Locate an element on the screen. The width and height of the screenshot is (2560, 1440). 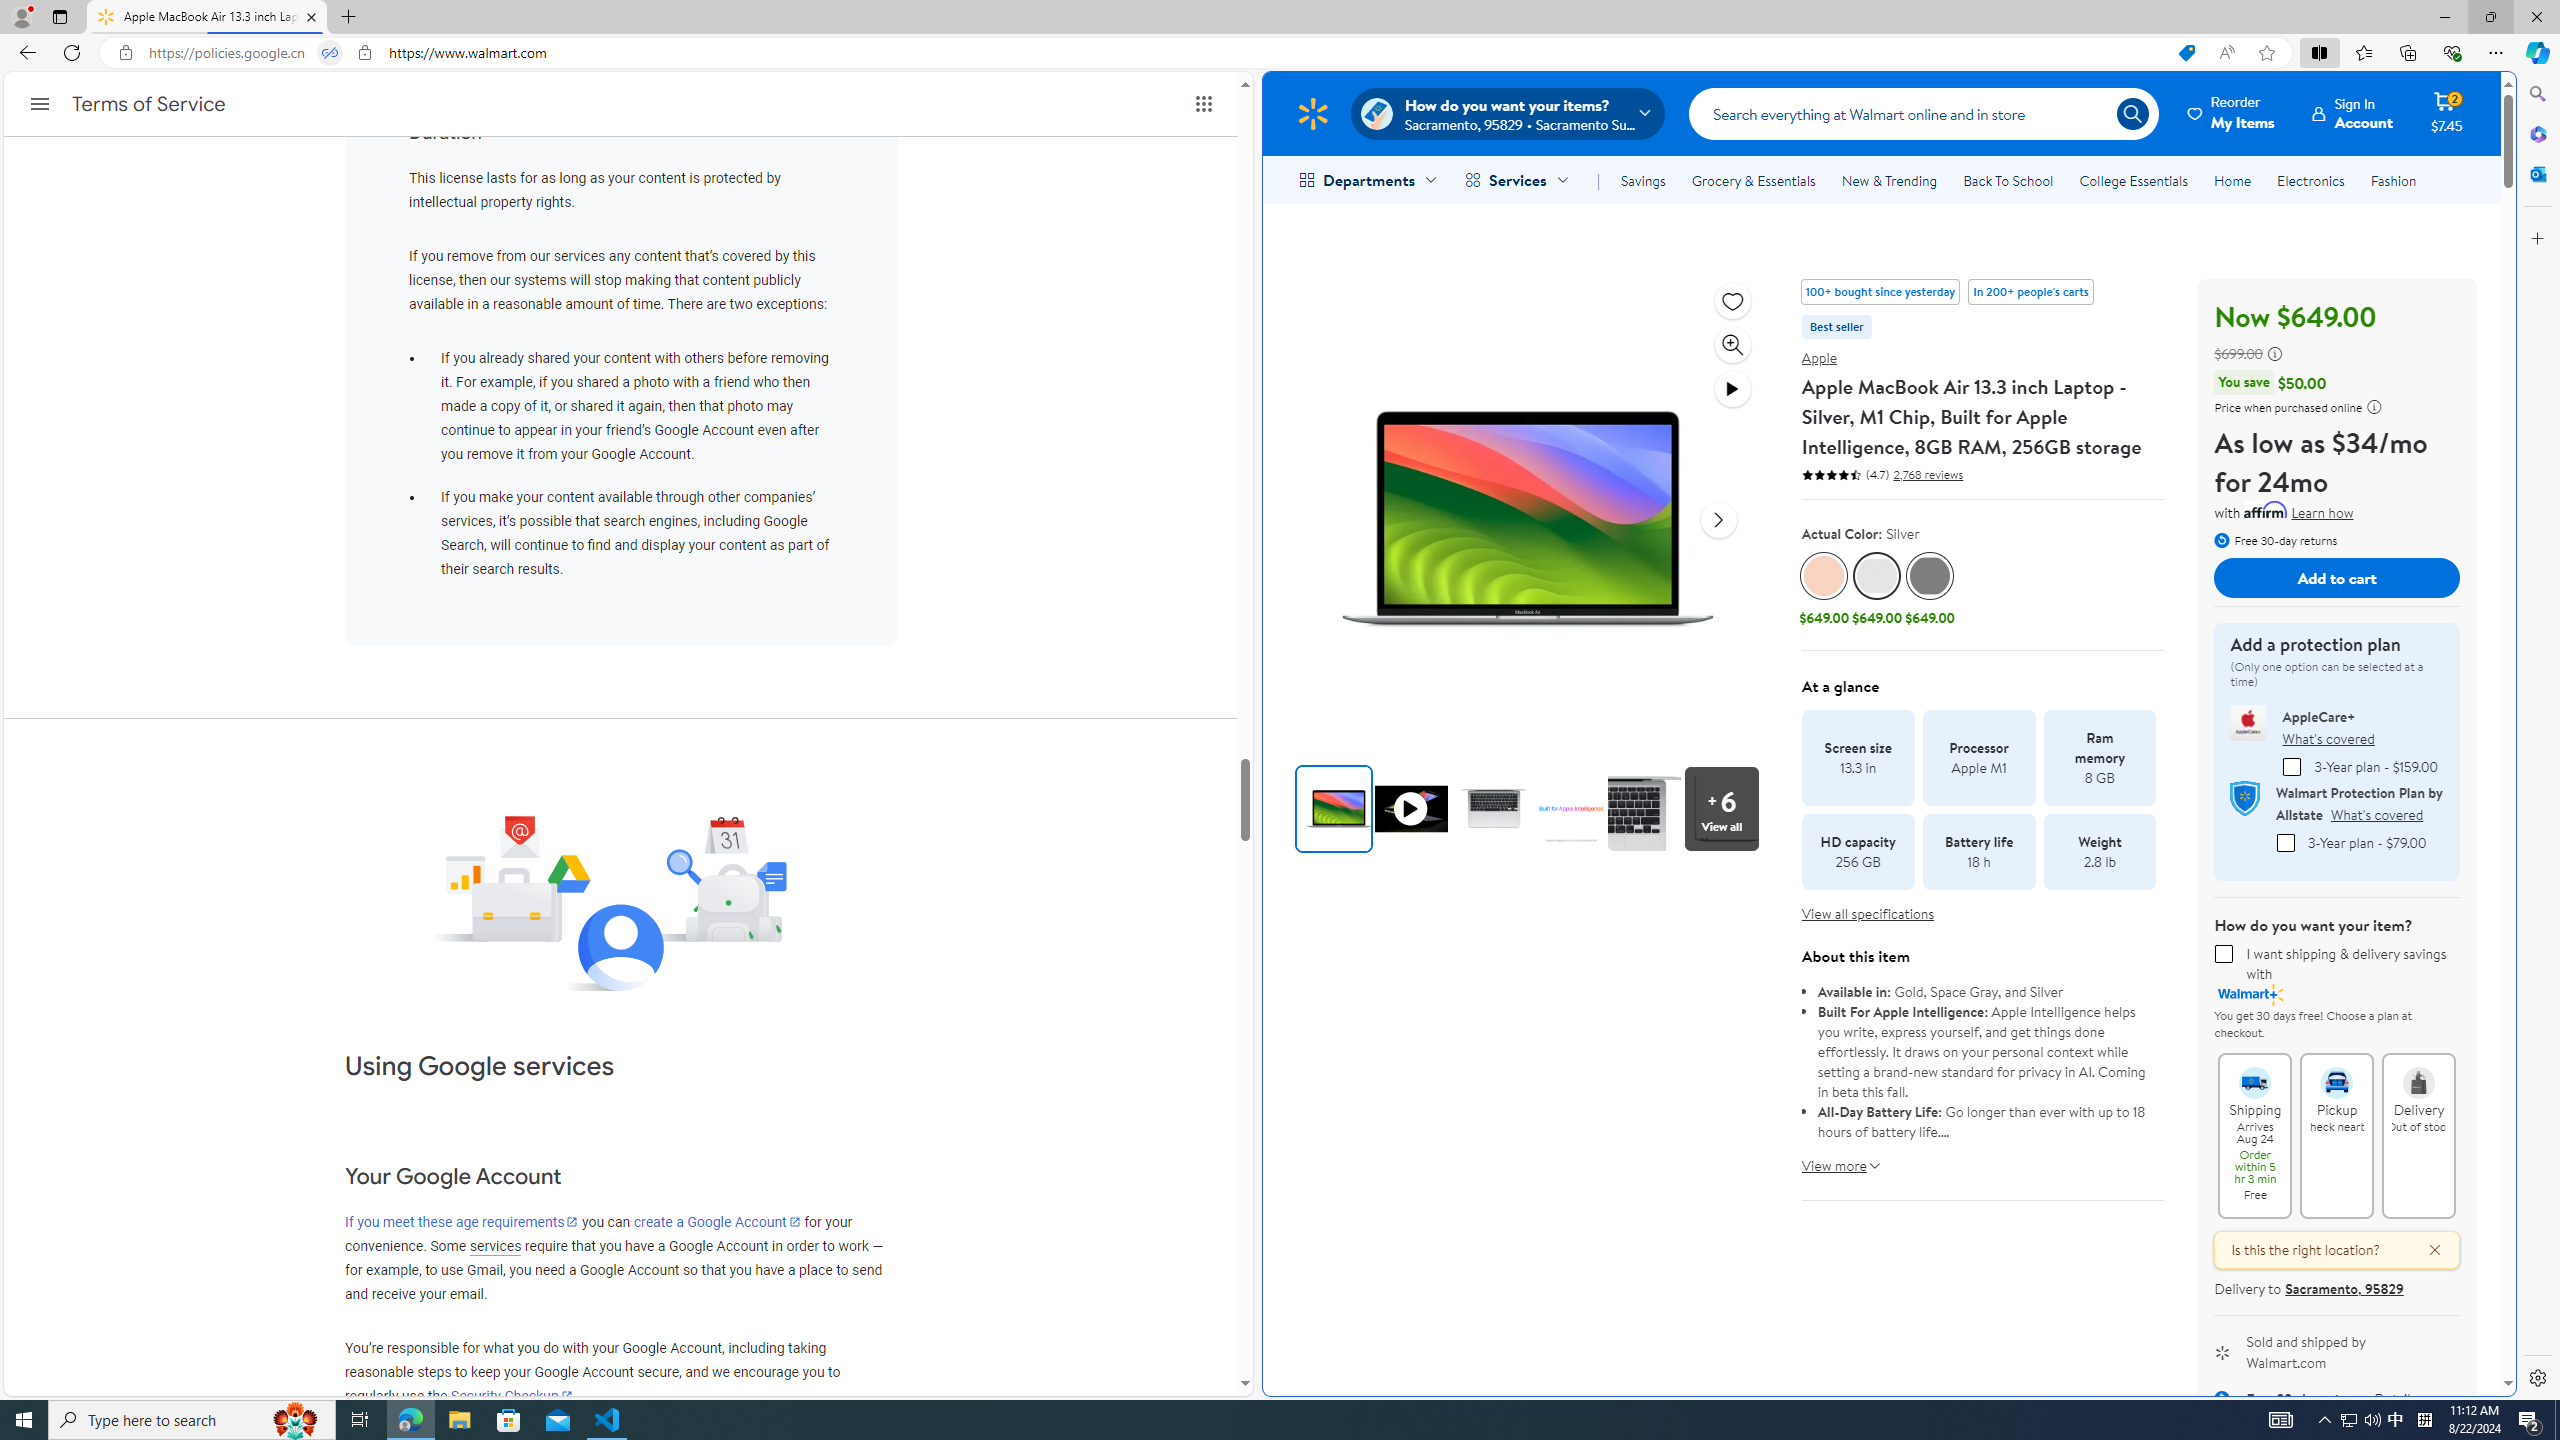
'Apple' is located at coordinates (1819, 357).